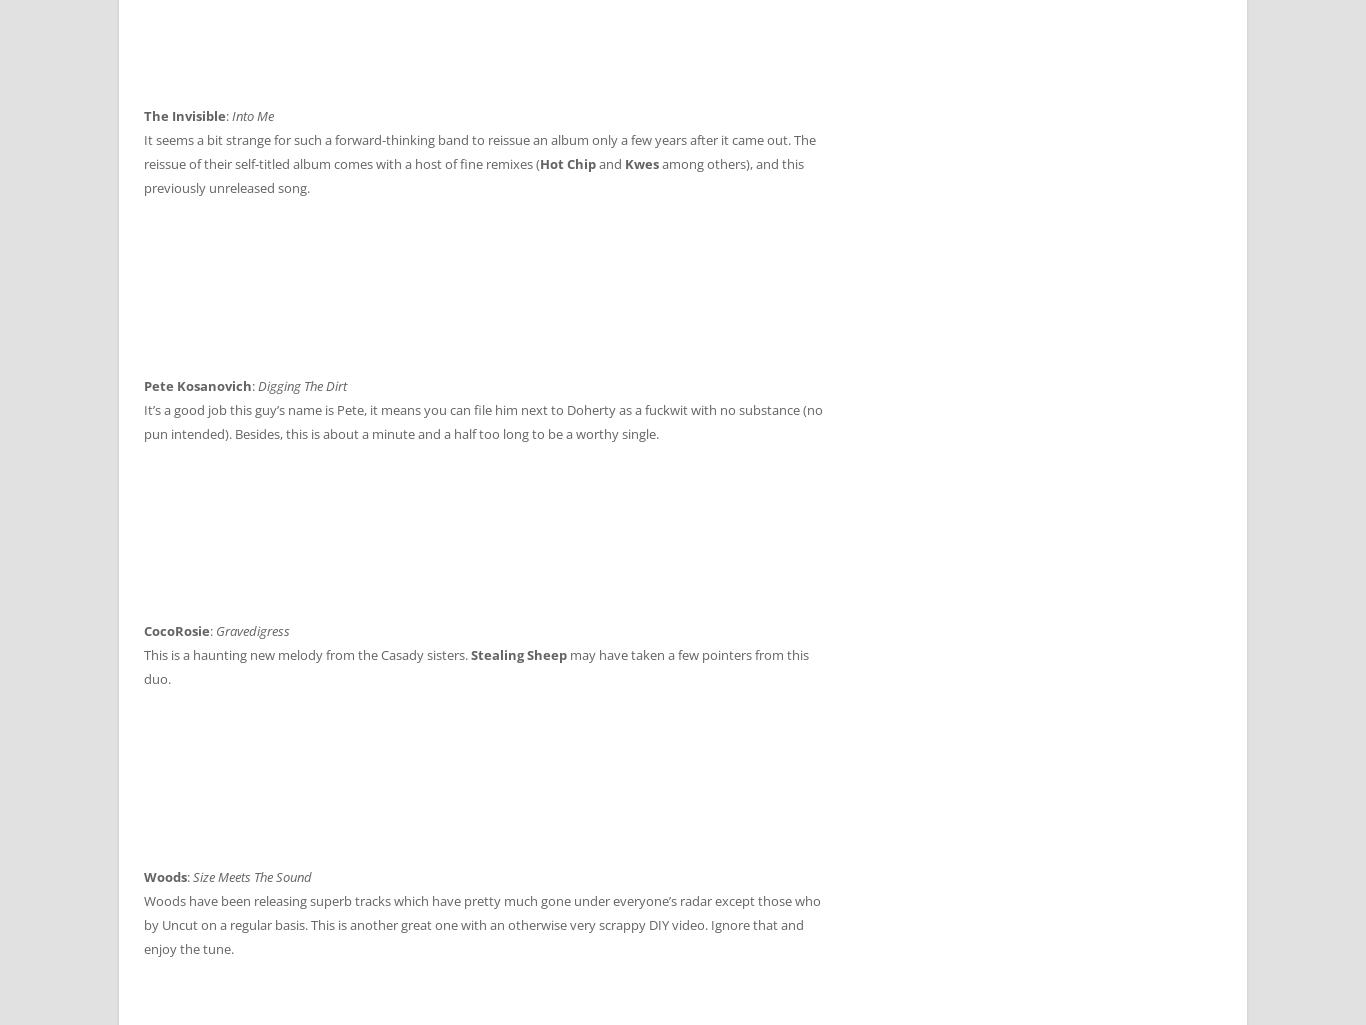 This screenshot has width=1366, height=1025. Describe the element at coordinates (196, 384) in the screenshot. I see `'Pete Kosanovich'` at that location.